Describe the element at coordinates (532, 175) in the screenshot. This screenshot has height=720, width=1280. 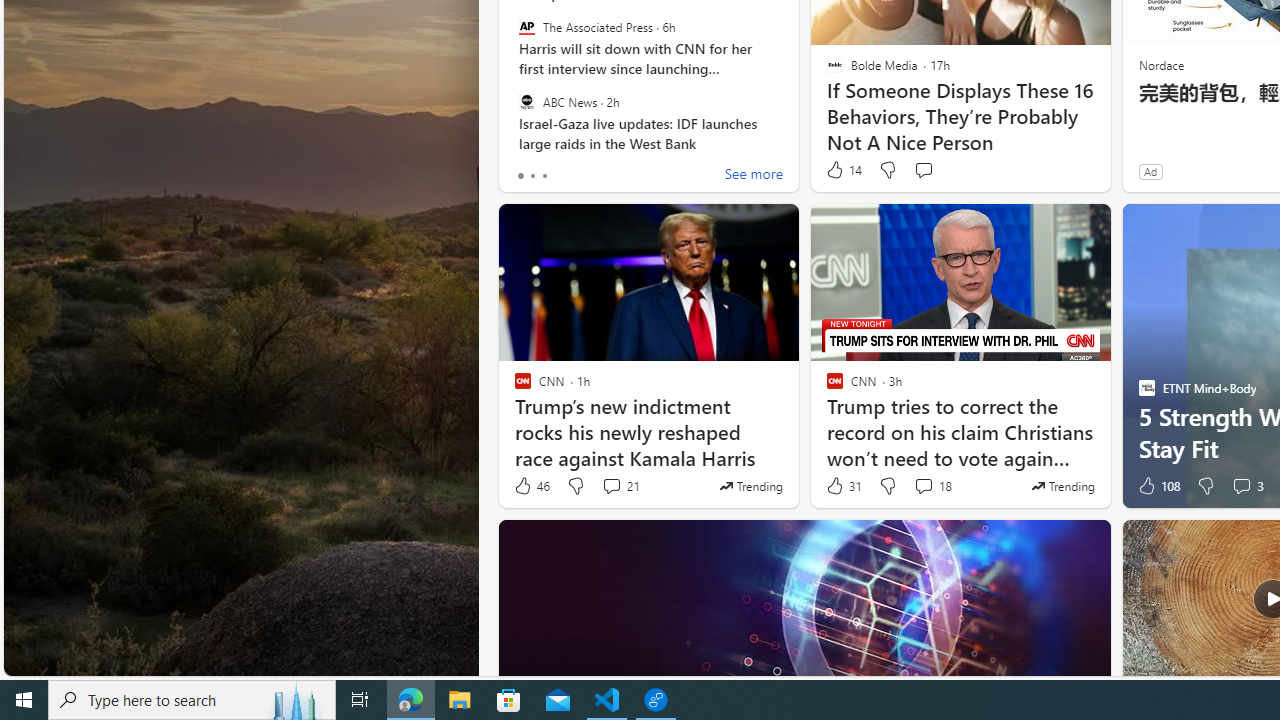
I see `'tab-1'` at that location.